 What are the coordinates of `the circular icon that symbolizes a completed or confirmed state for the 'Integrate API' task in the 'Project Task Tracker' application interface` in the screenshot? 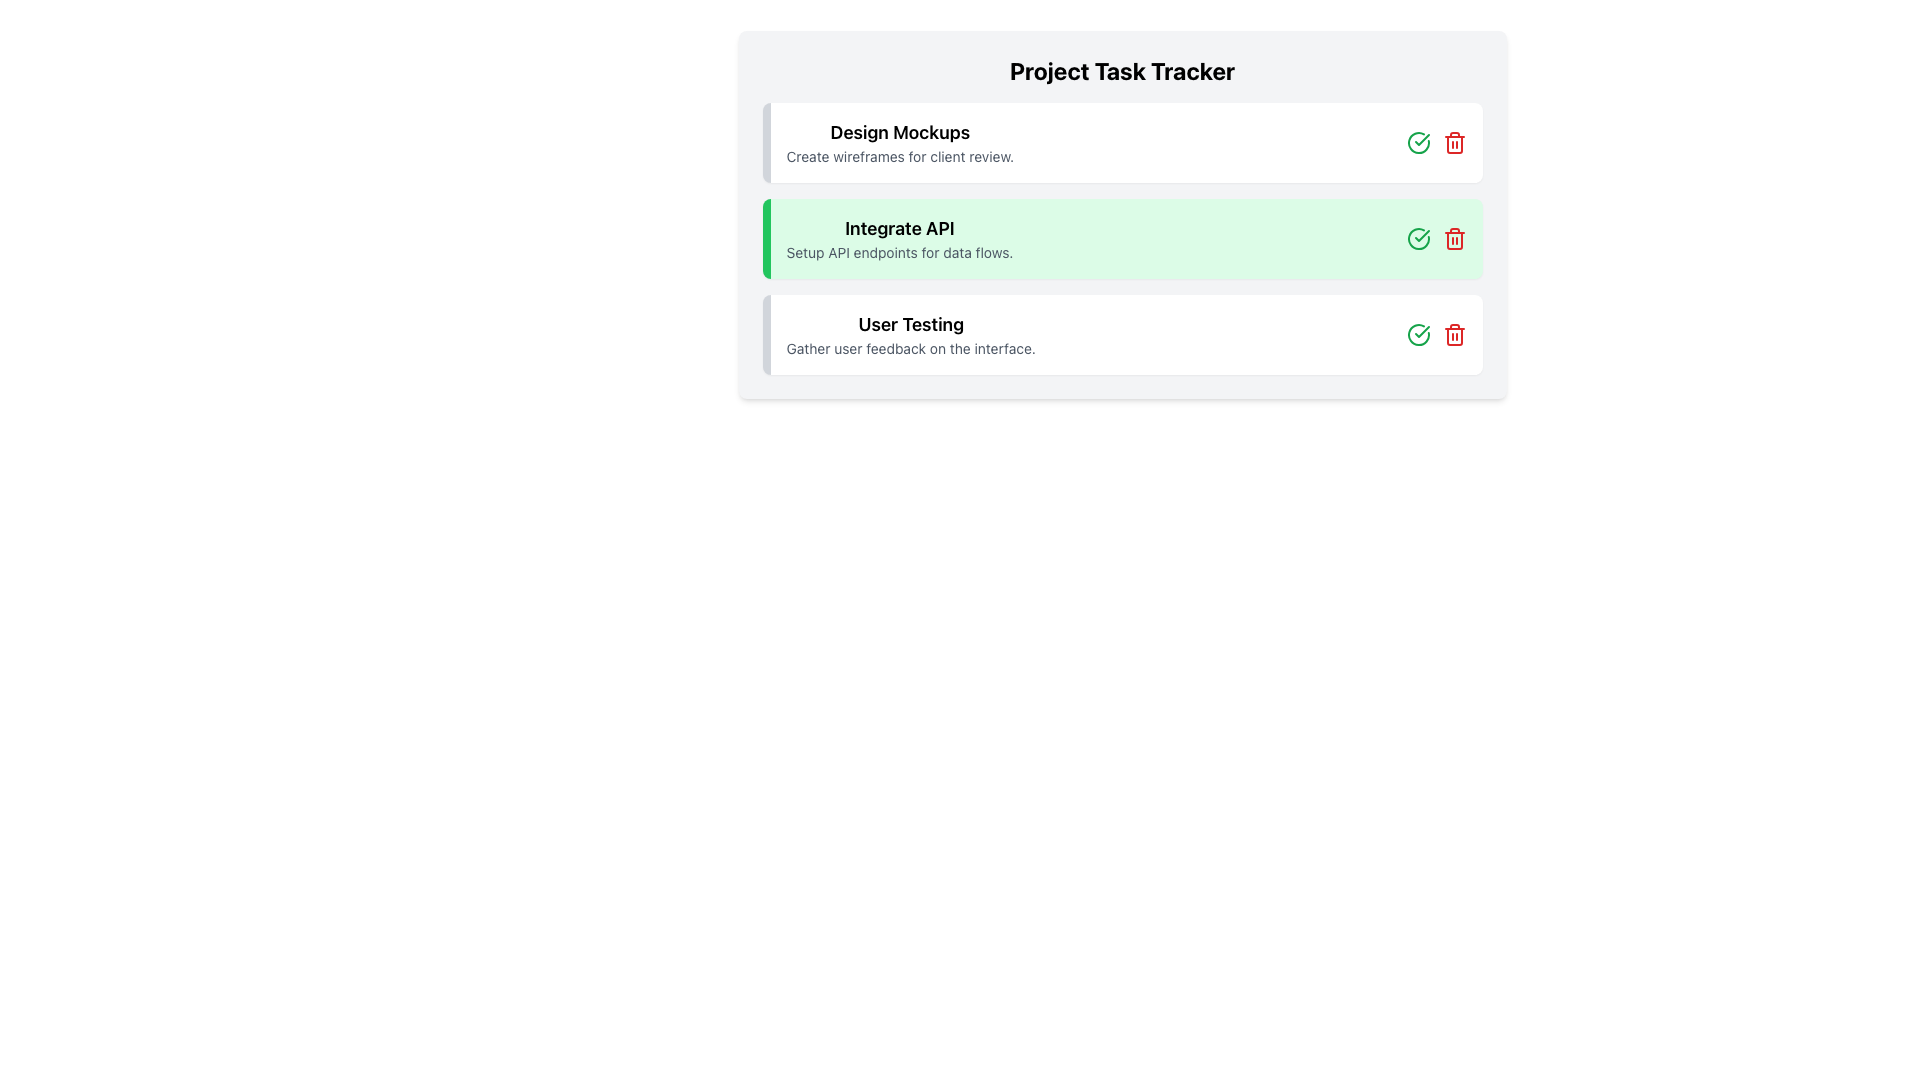 It's located at (1420, 234).